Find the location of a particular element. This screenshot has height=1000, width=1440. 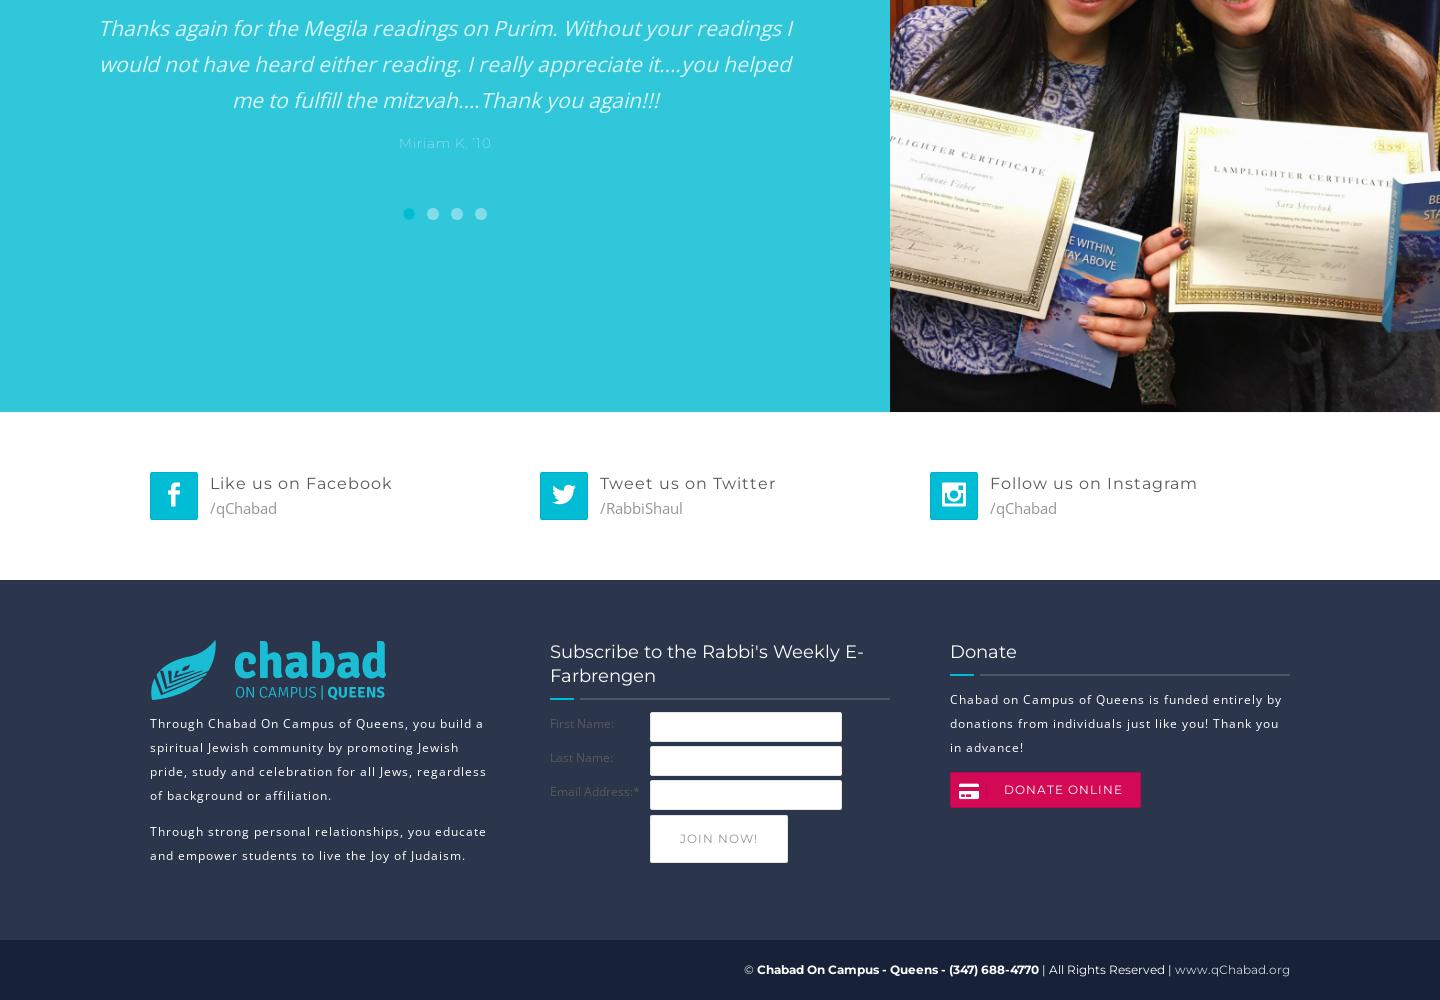

'Through Chabad On Campus of Queens, you build a spiritual Jewish community by promoting Jewish pride, study and celebration for all Jews, regardless of background or affiliation.' is located at coordinates (318, 759).